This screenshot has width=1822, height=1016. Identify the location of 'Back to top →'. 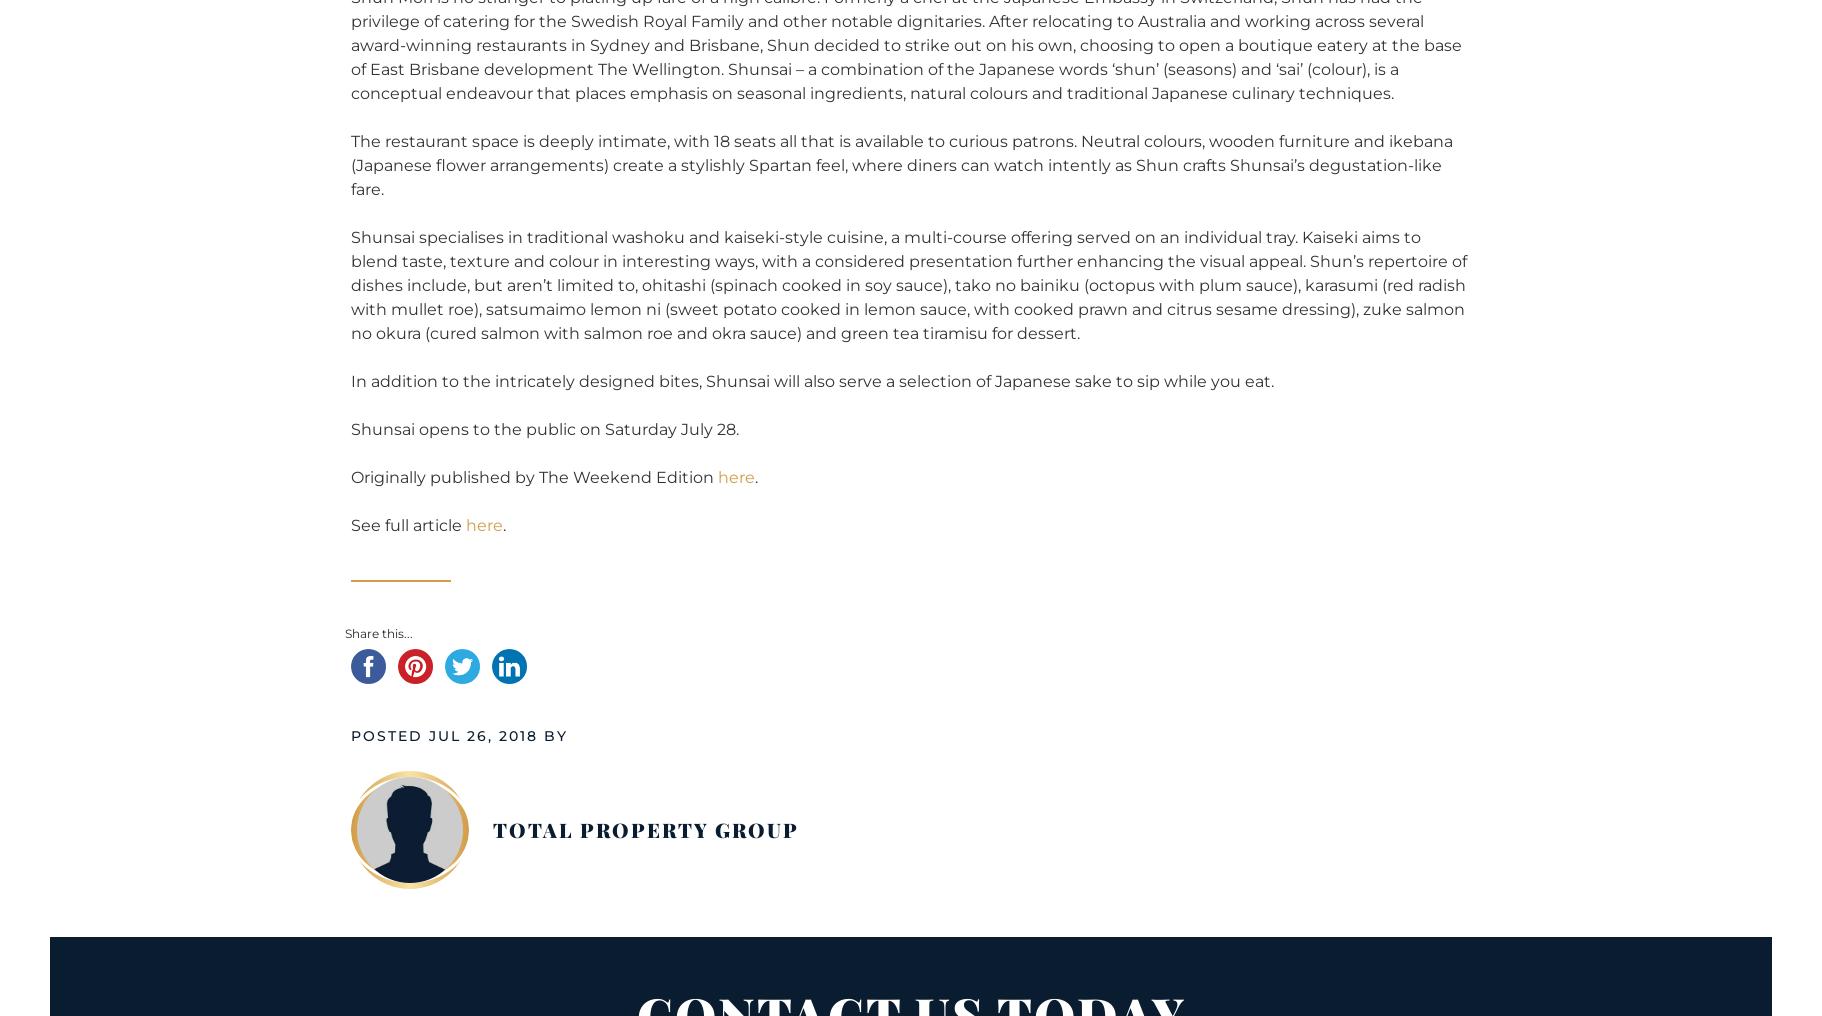
(1797, 904).